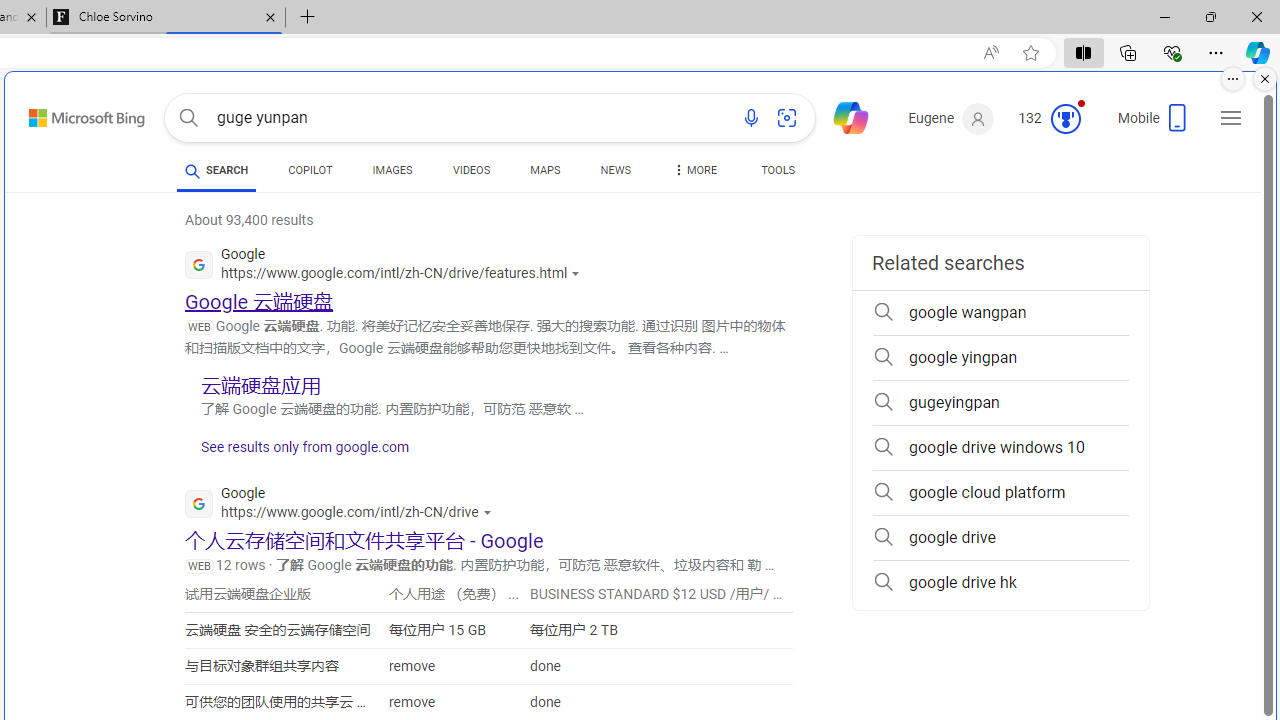 This screenshot has width=1280, height=720. Describe the element at coordinates (991, 52) in the screenshot. I see `'Read aloud this page (Ctrl+Shift+U)'` at that location.